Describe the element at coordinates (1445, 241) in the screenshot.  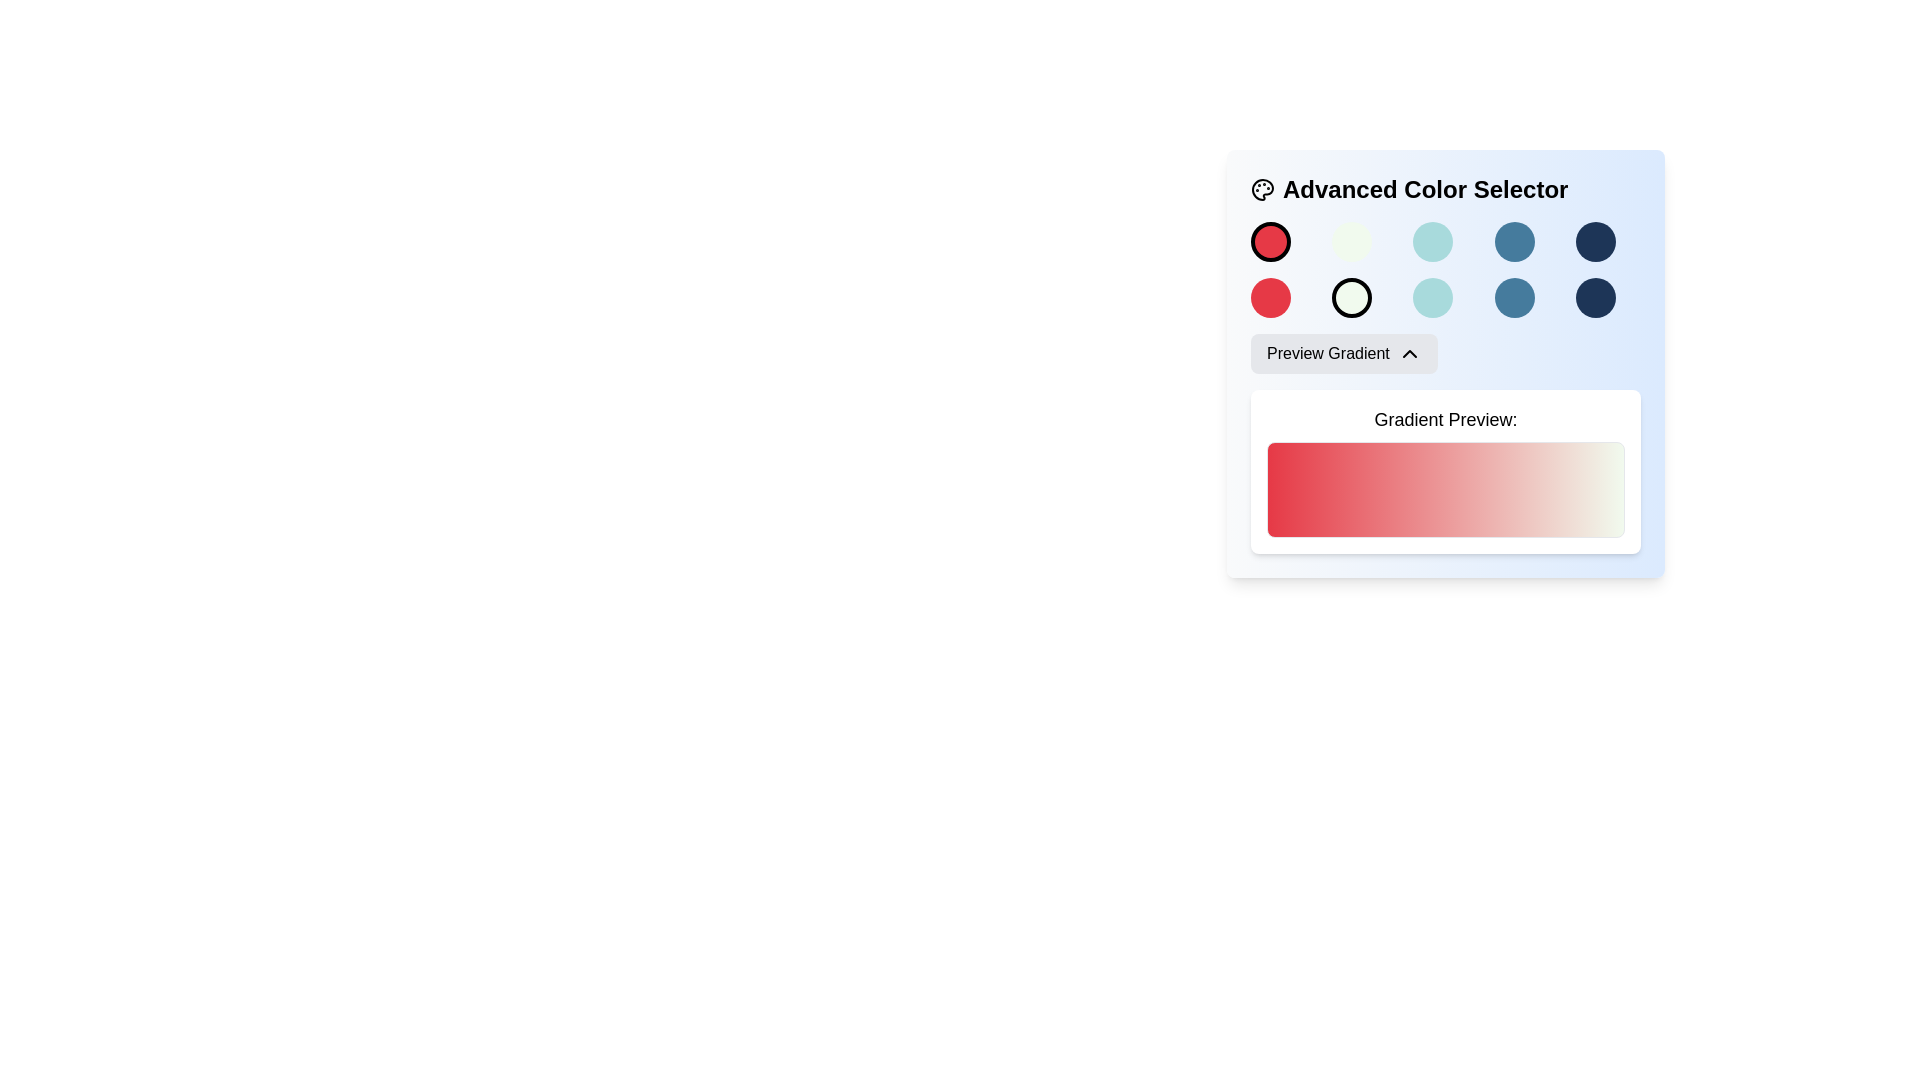
I see `the color circle in the horizontal grid of selectable color circles below the 'Advanced Color Selector' title` at that location.